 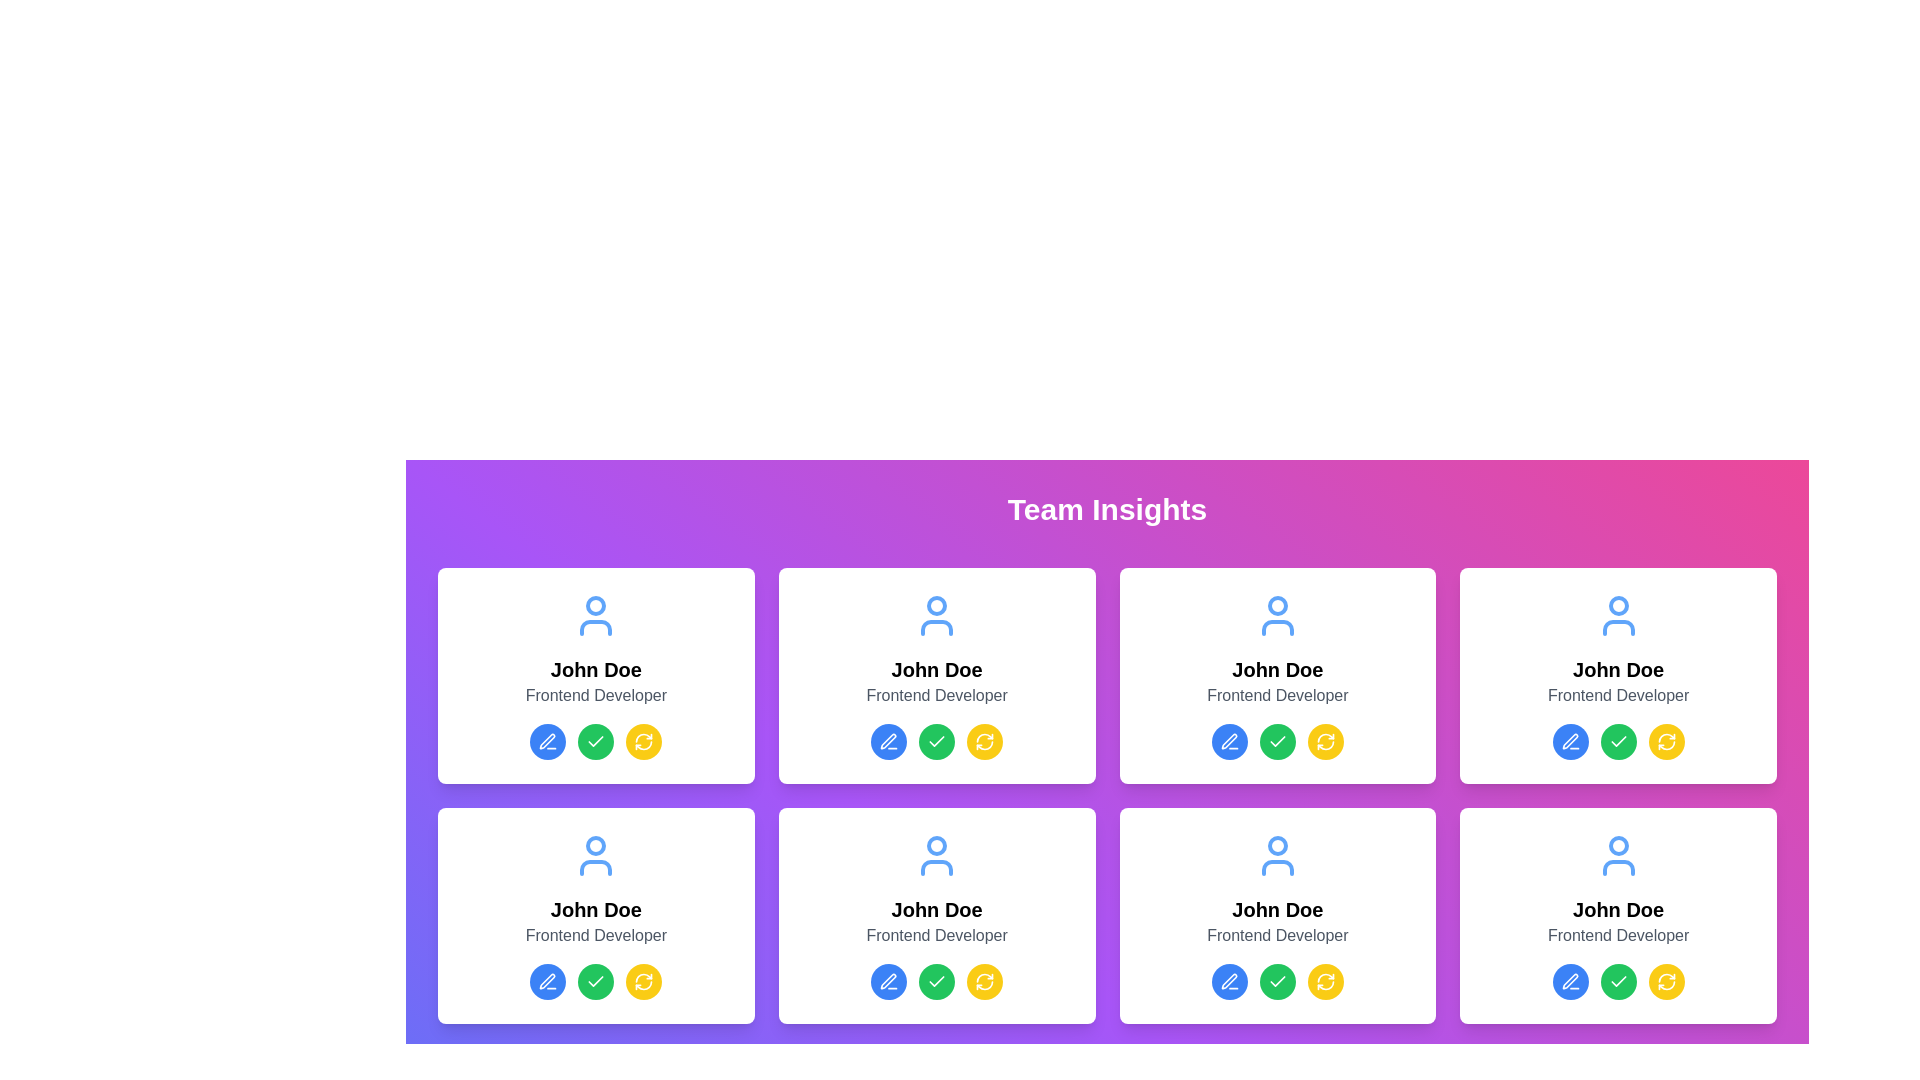 What do you see at coordinates (1228, 741) in the screenshot?
I see `keyboard navigation` at bounding box center [1228, 741].